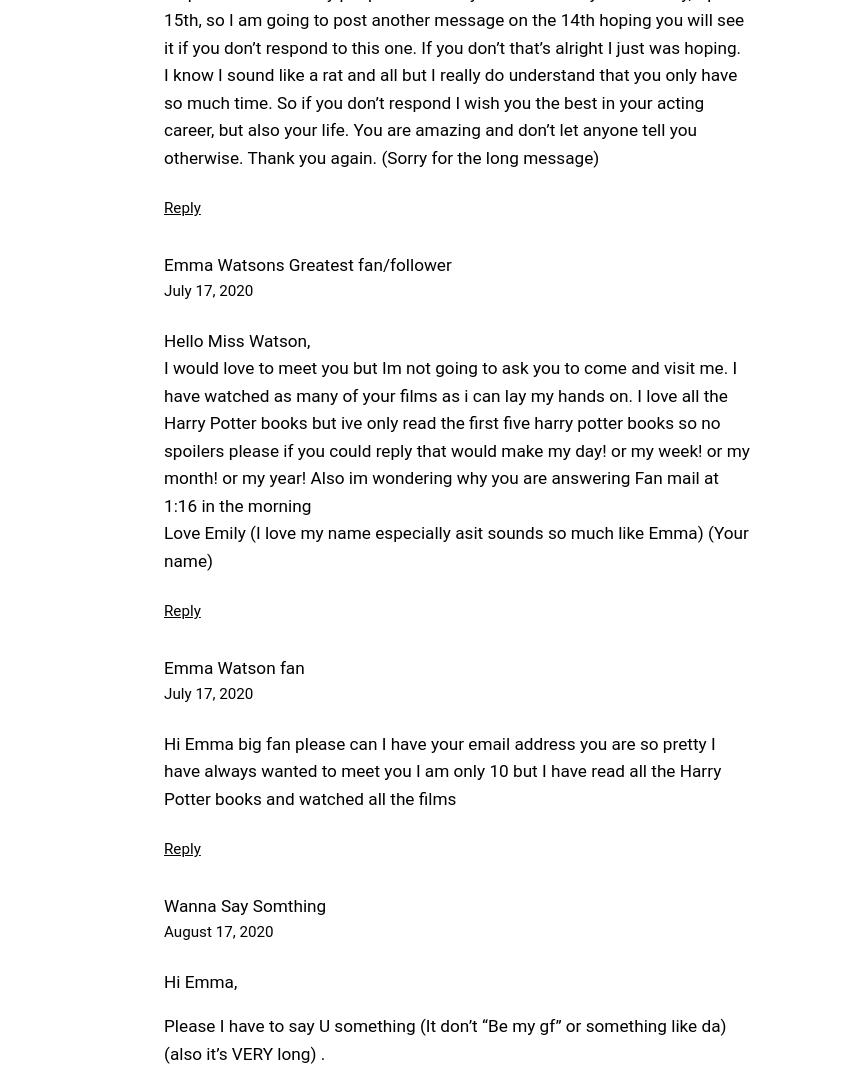 Image resolution: width=850 pixels, height=1074 pixels. Describe the element at coordinates (236, 339) in the screenshot. I see `'Hello Miss Watson,'` at that location.